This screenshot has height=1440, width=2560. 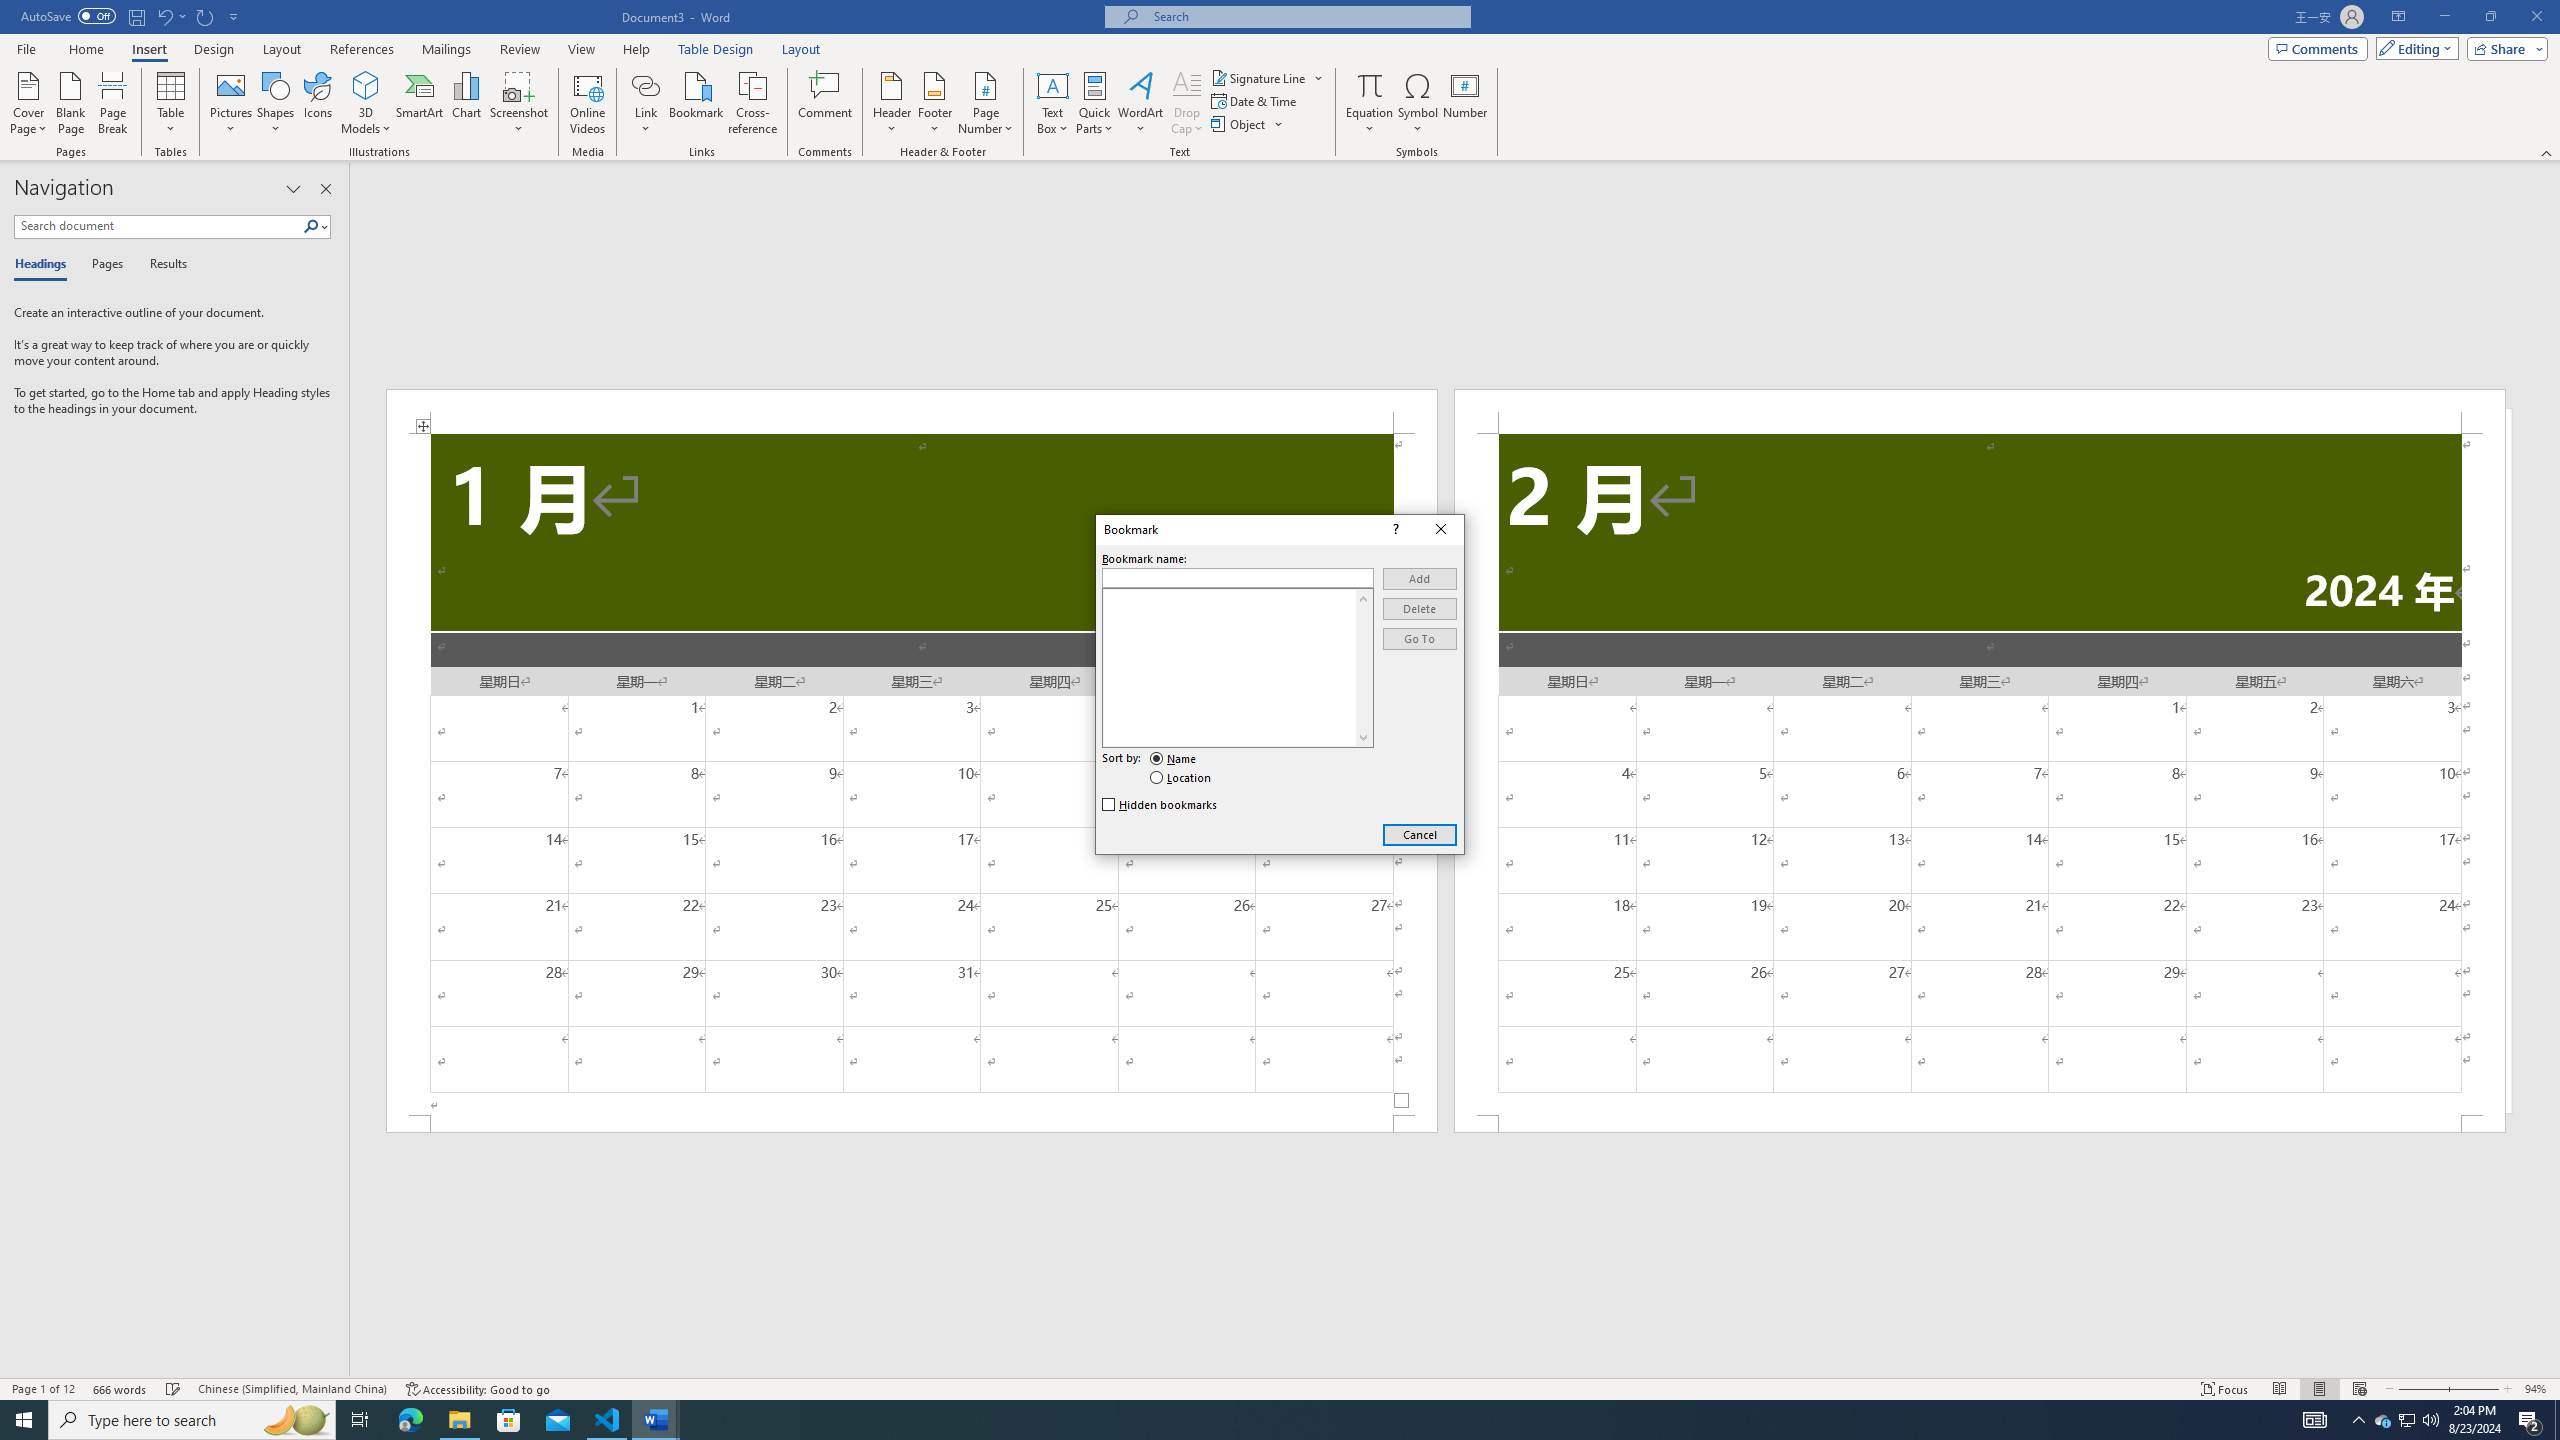 I want to click on 'Layout', so click(x=800, y=49).